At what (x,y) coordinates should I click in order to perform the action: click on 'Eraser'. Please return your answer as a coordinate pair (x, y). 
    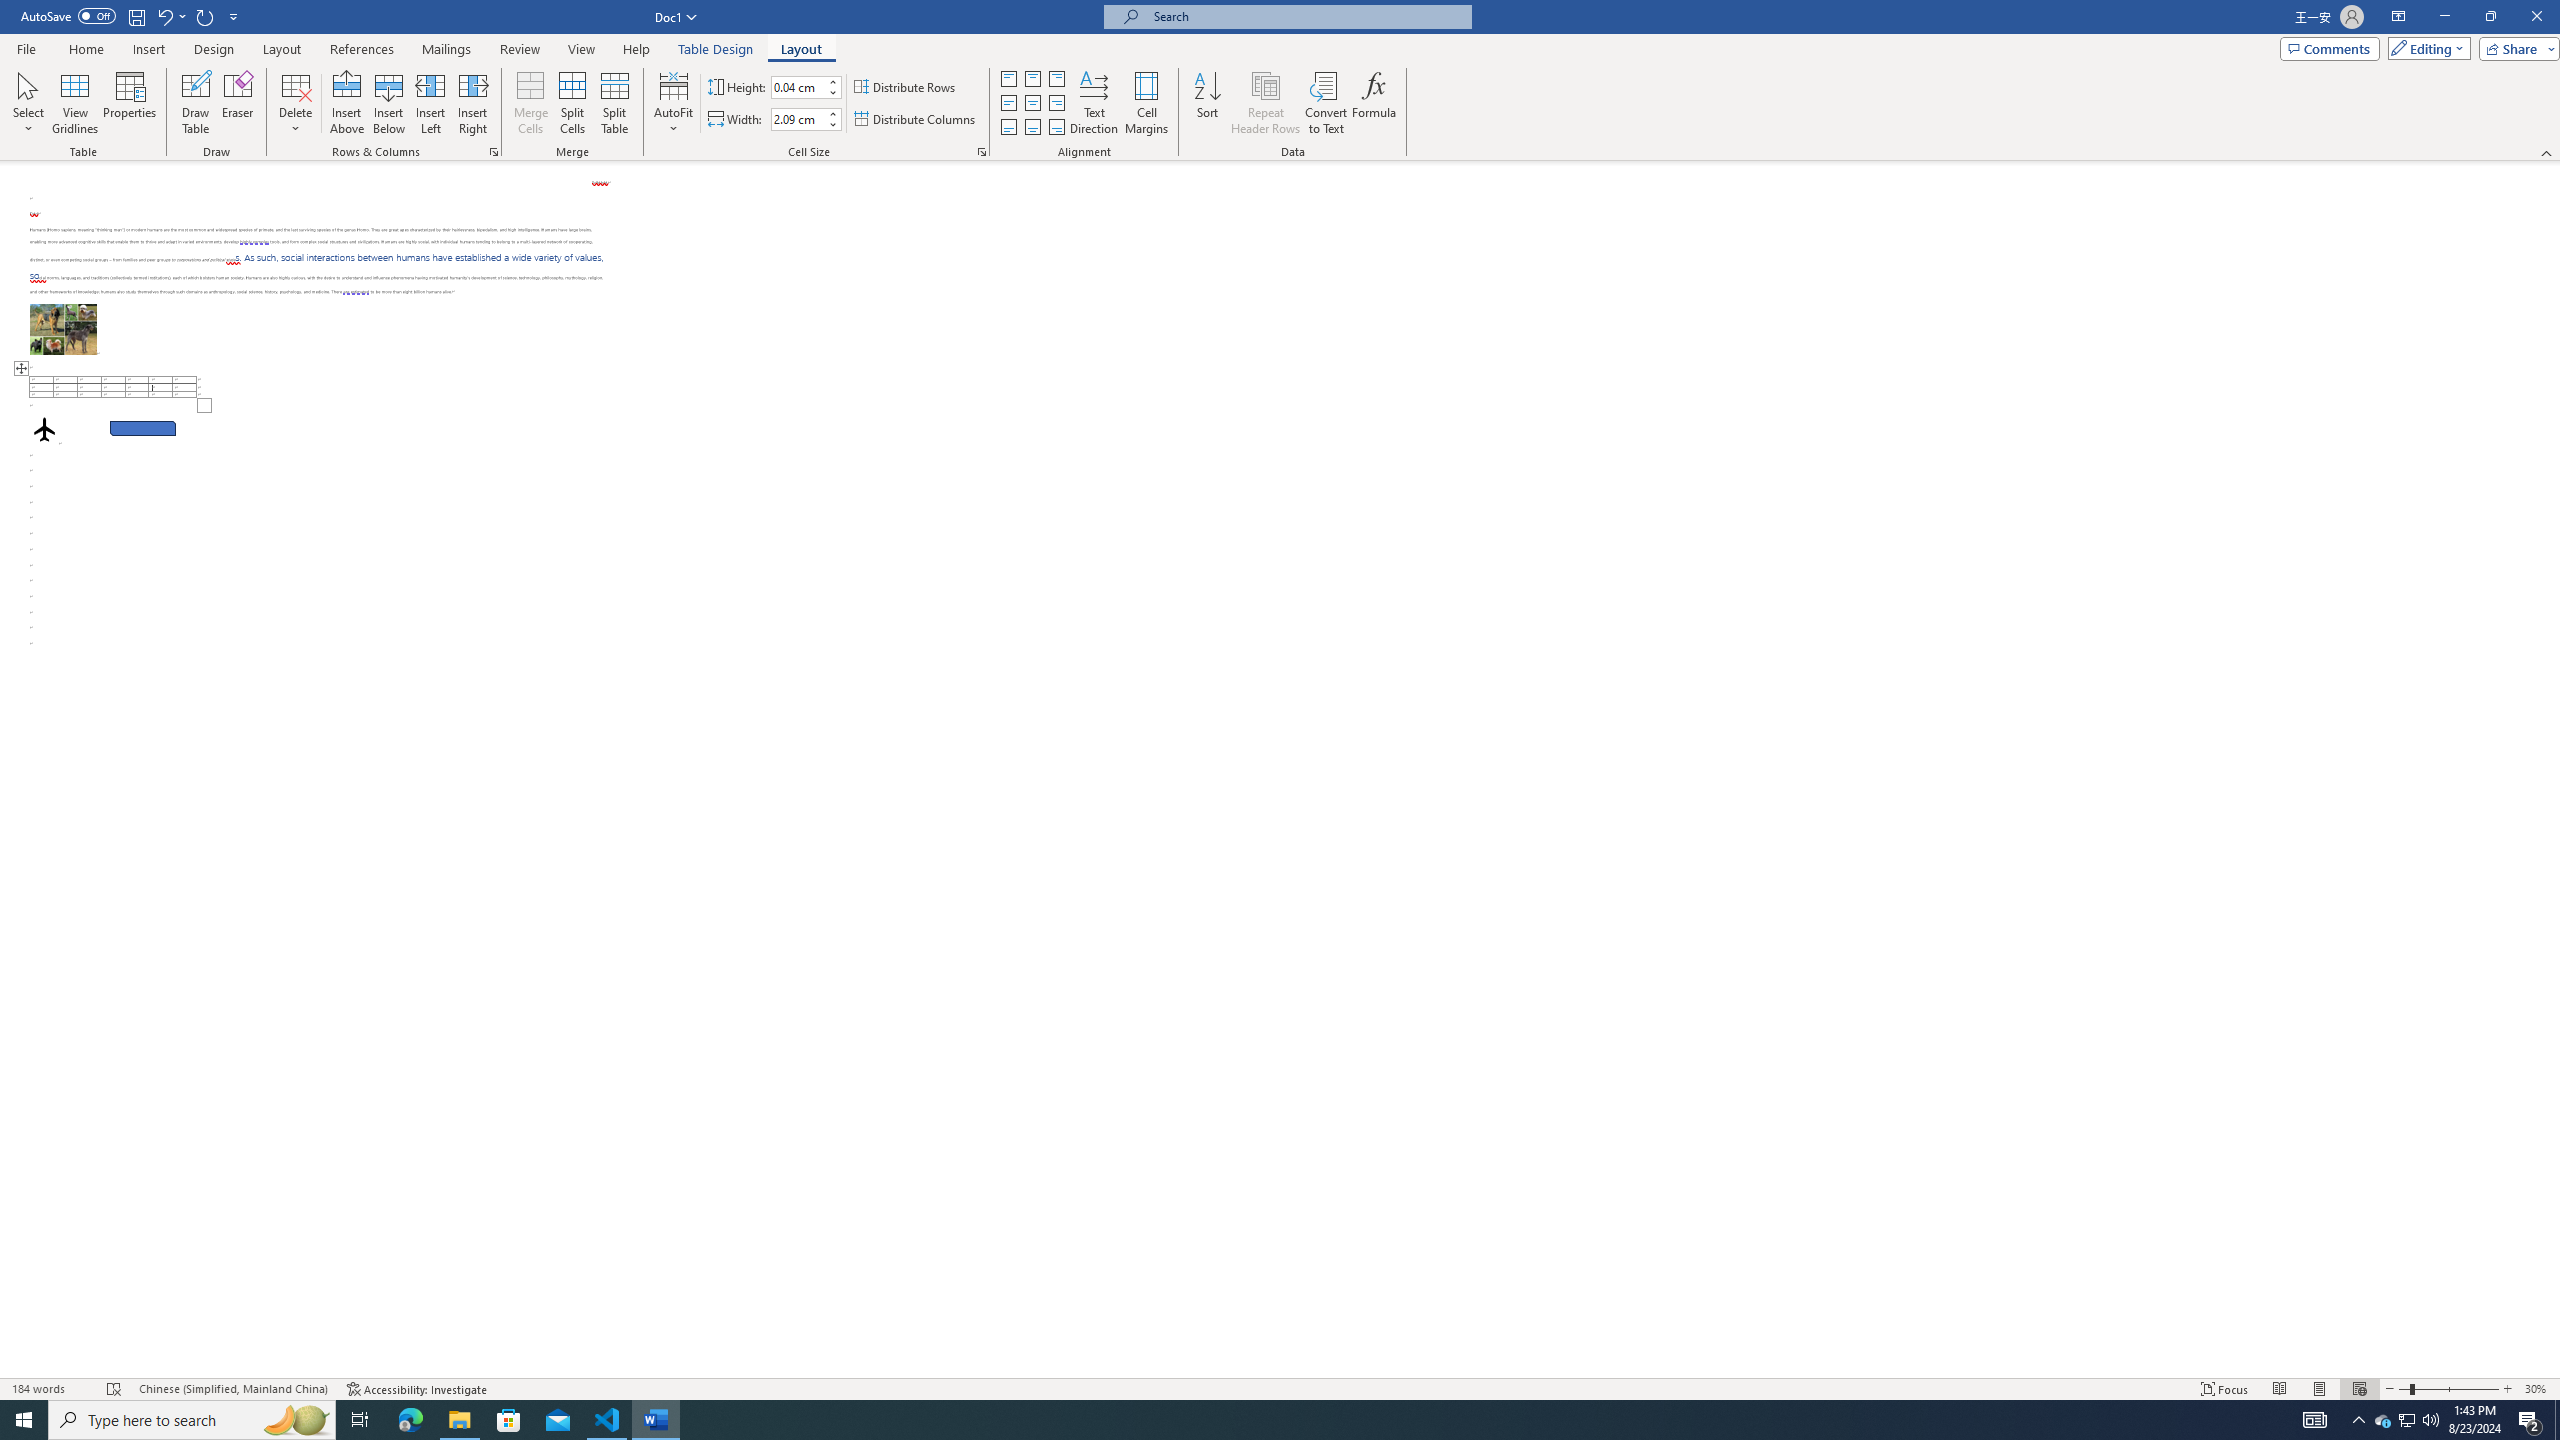
    Looking at the image, I should click on (237, 103).